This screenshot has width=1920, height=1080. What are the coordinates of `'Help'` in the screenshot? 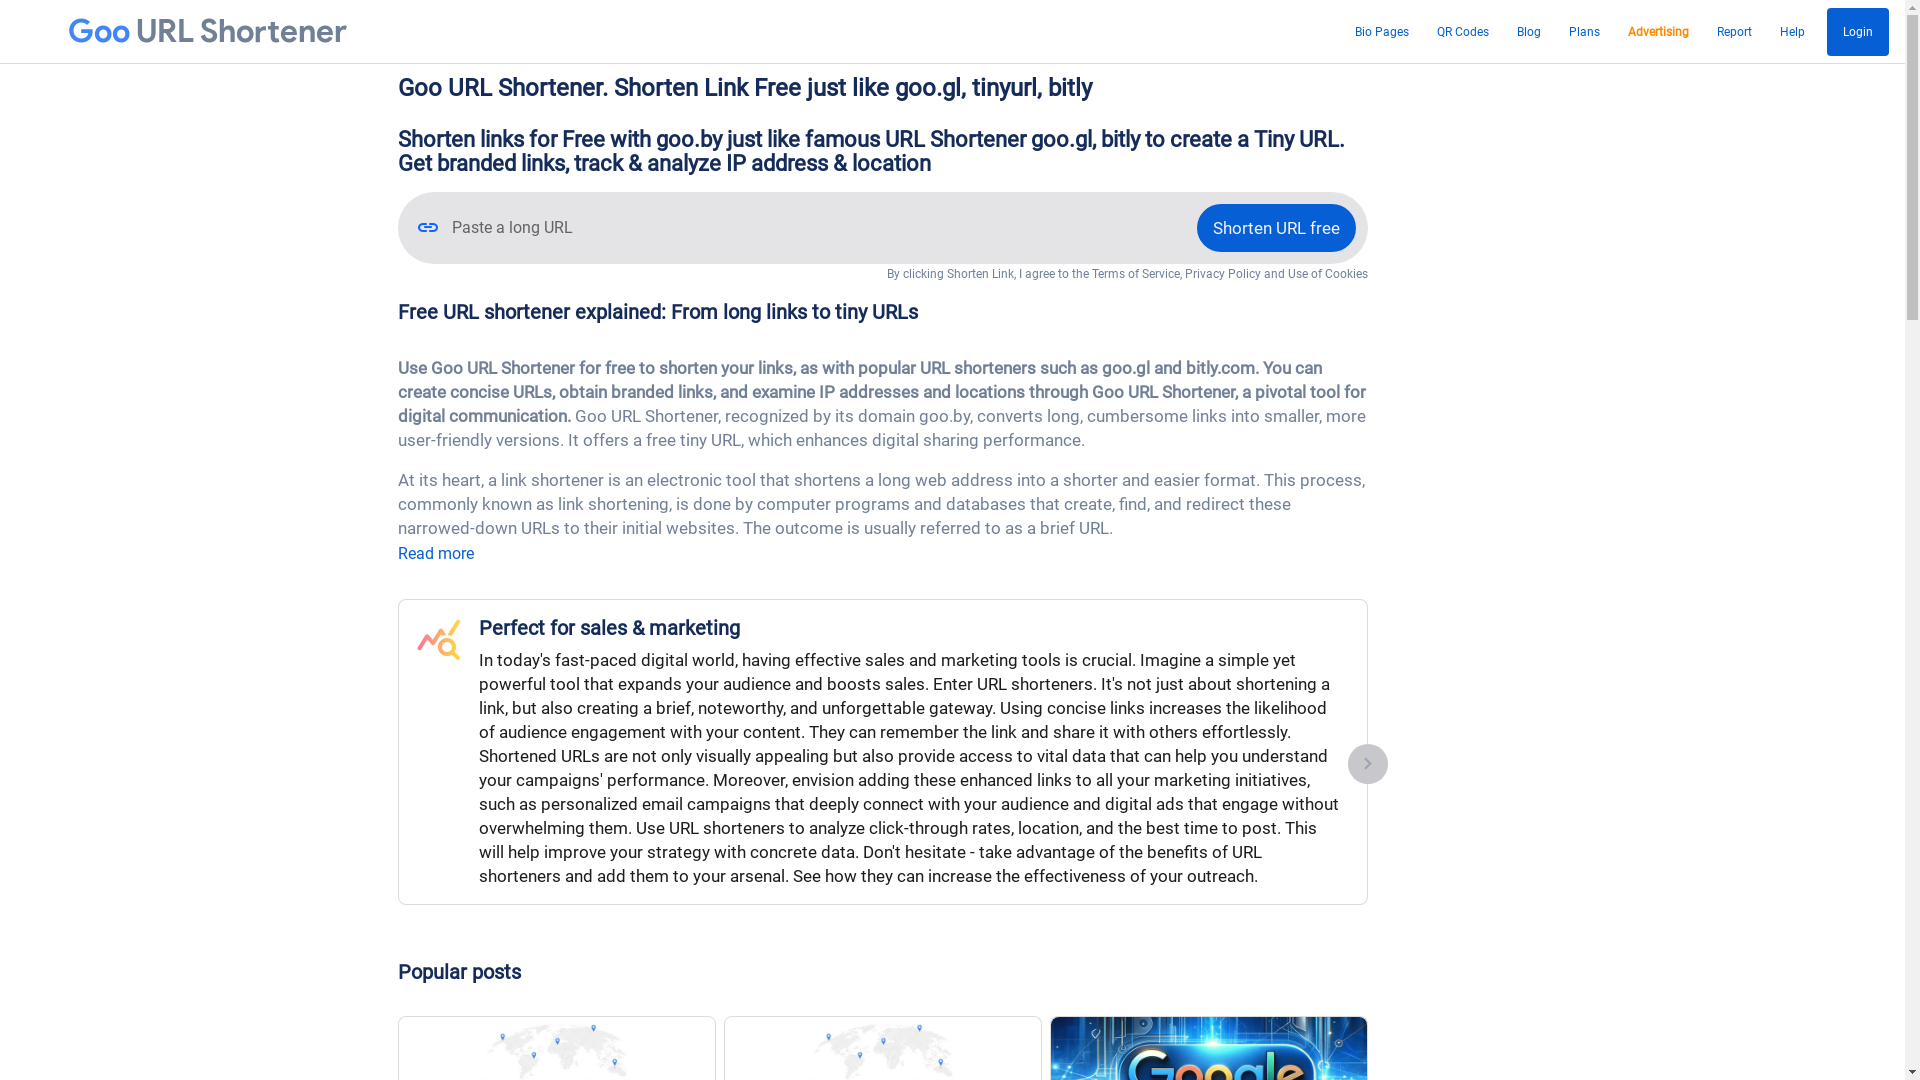 It's located at (1792, 31).